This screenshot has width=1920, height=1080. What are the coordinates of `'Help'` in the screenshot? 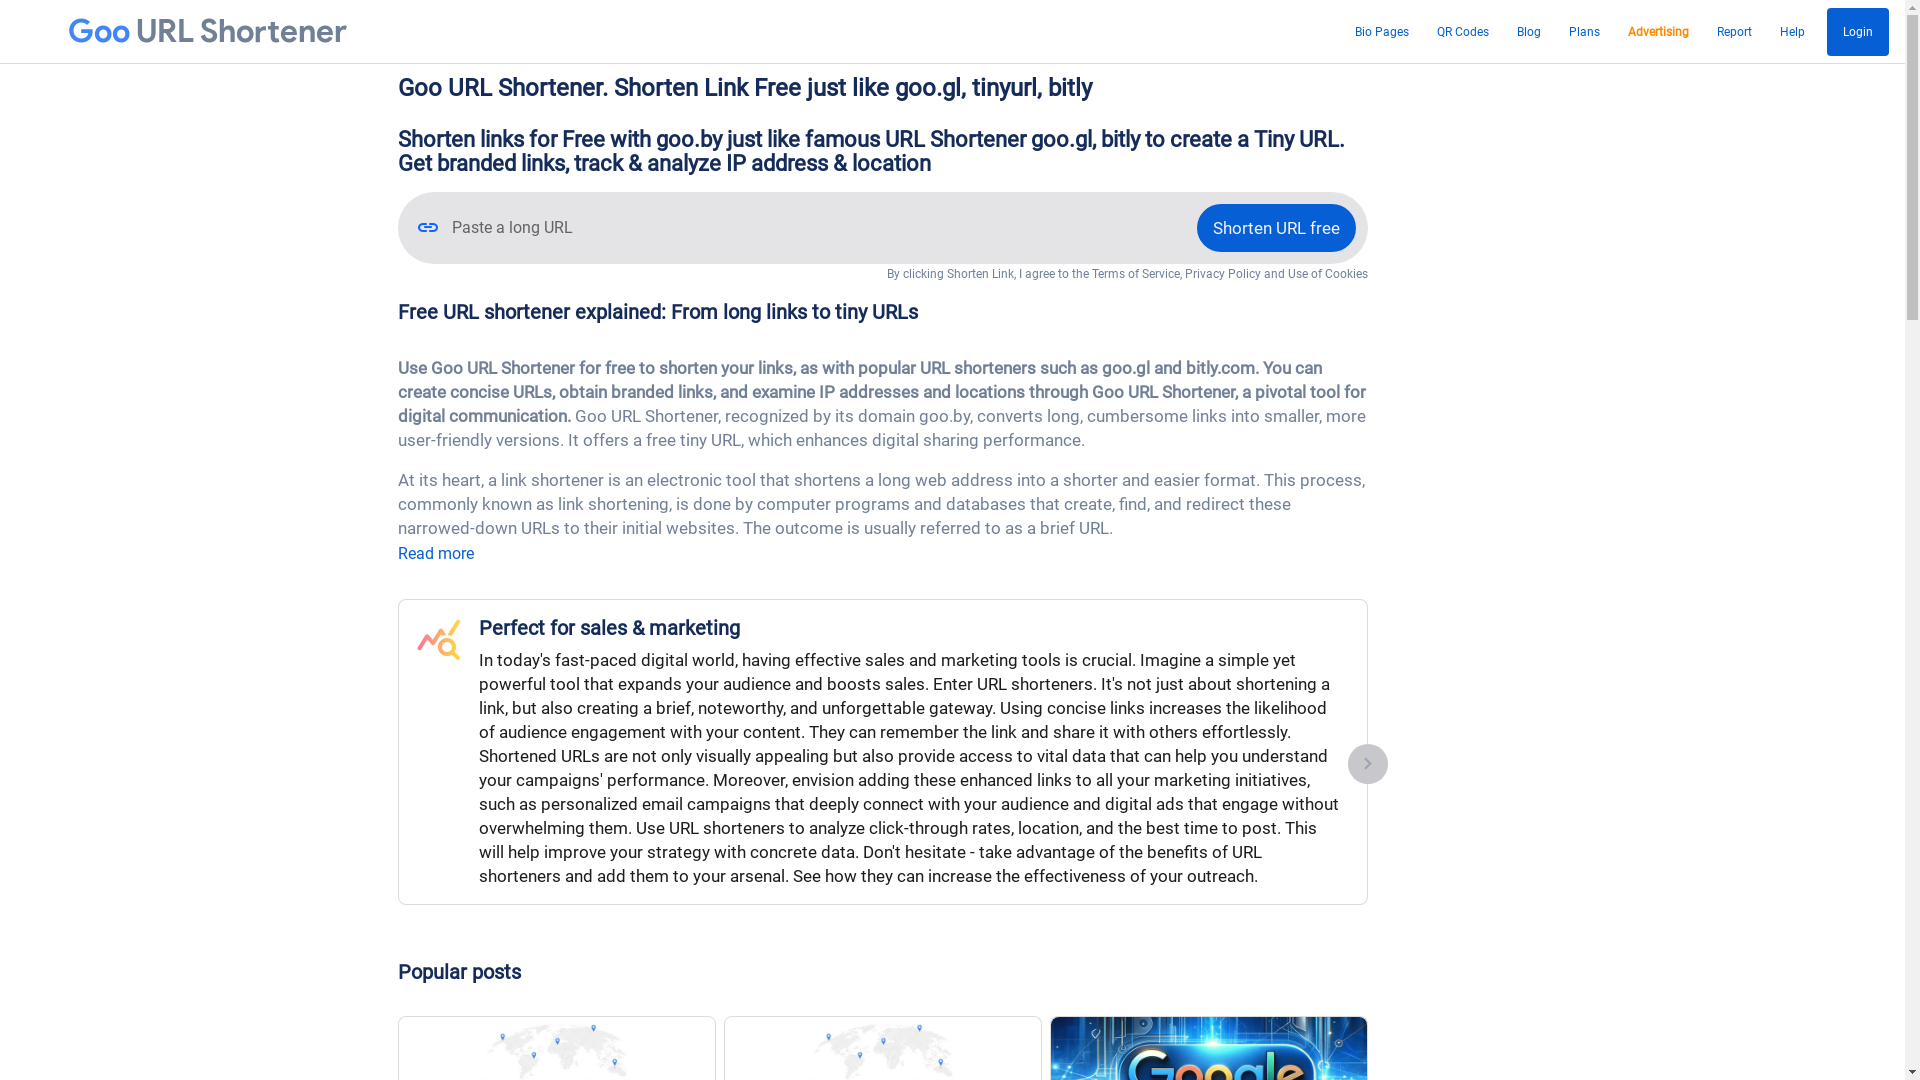 It's located at (1792, 31).